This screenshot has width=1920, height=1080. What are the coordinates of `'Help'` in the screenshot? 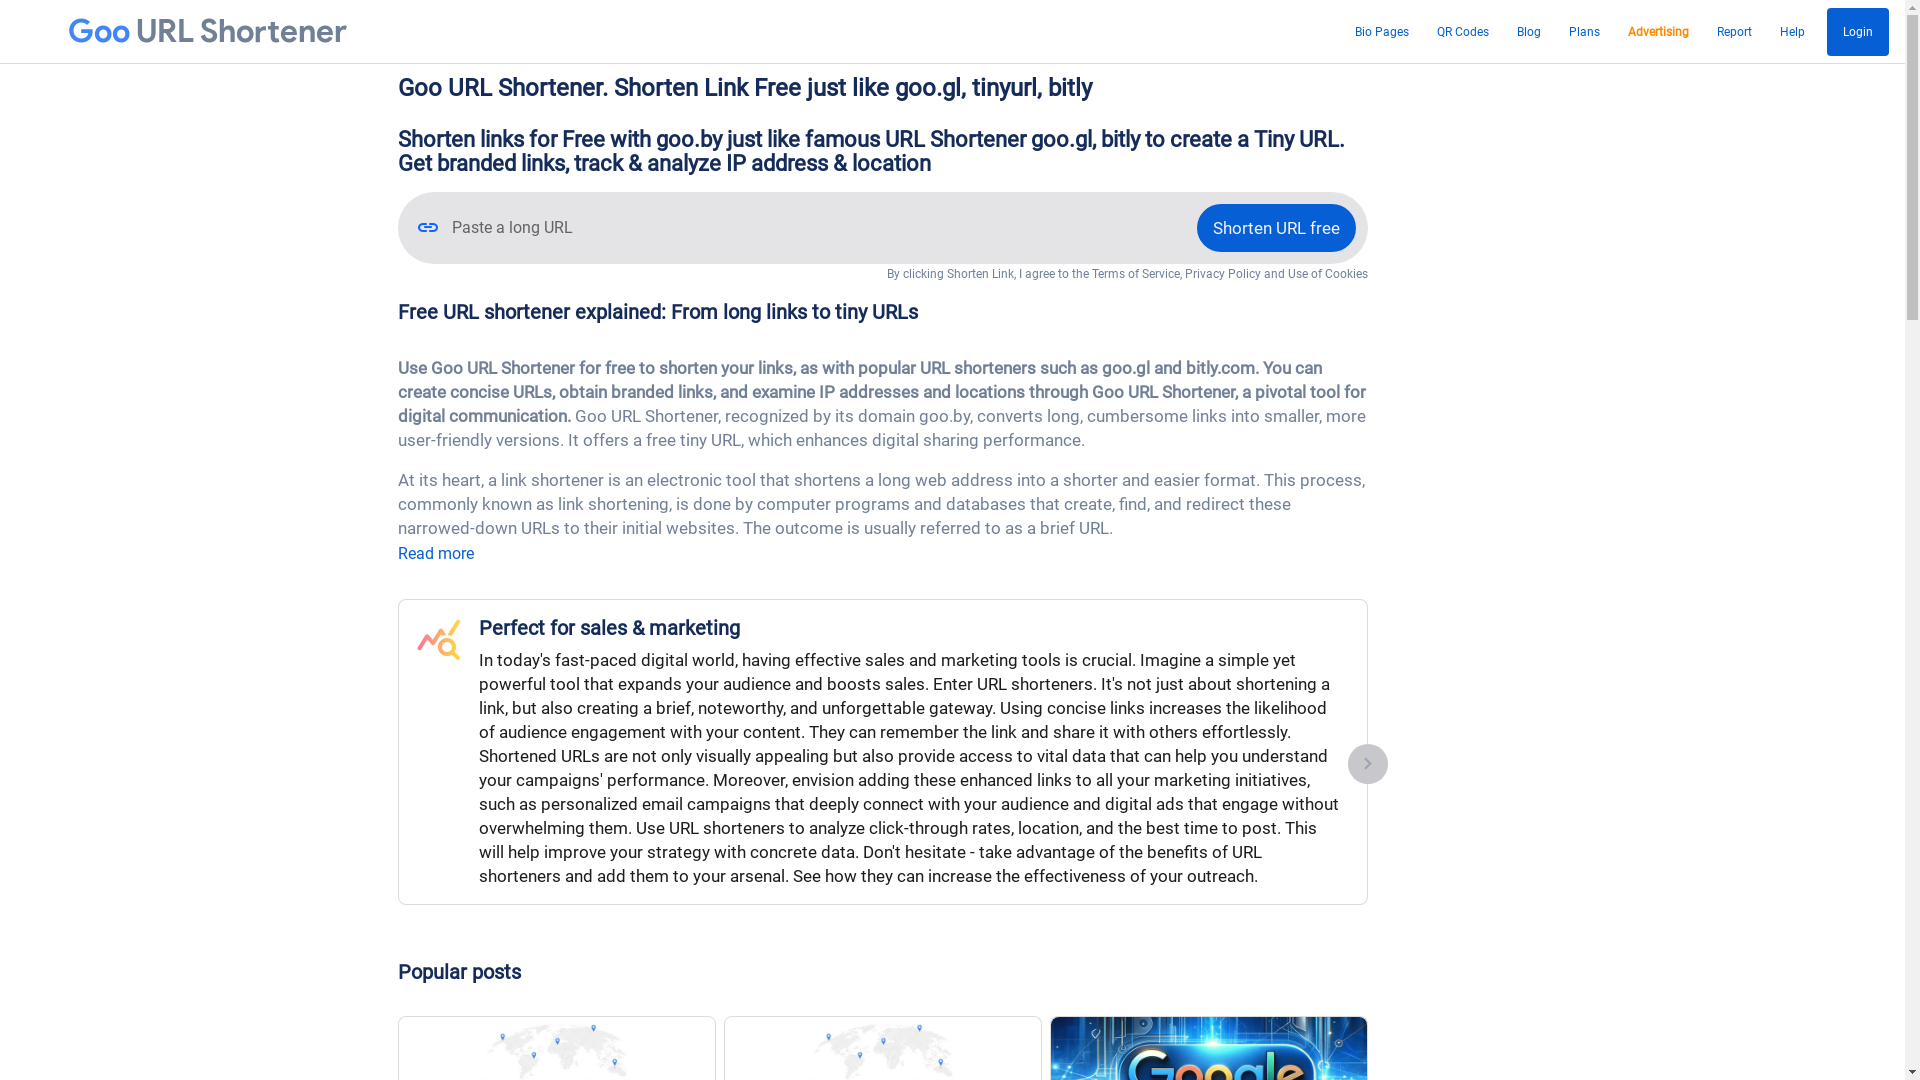 It's located at (1792, 31).